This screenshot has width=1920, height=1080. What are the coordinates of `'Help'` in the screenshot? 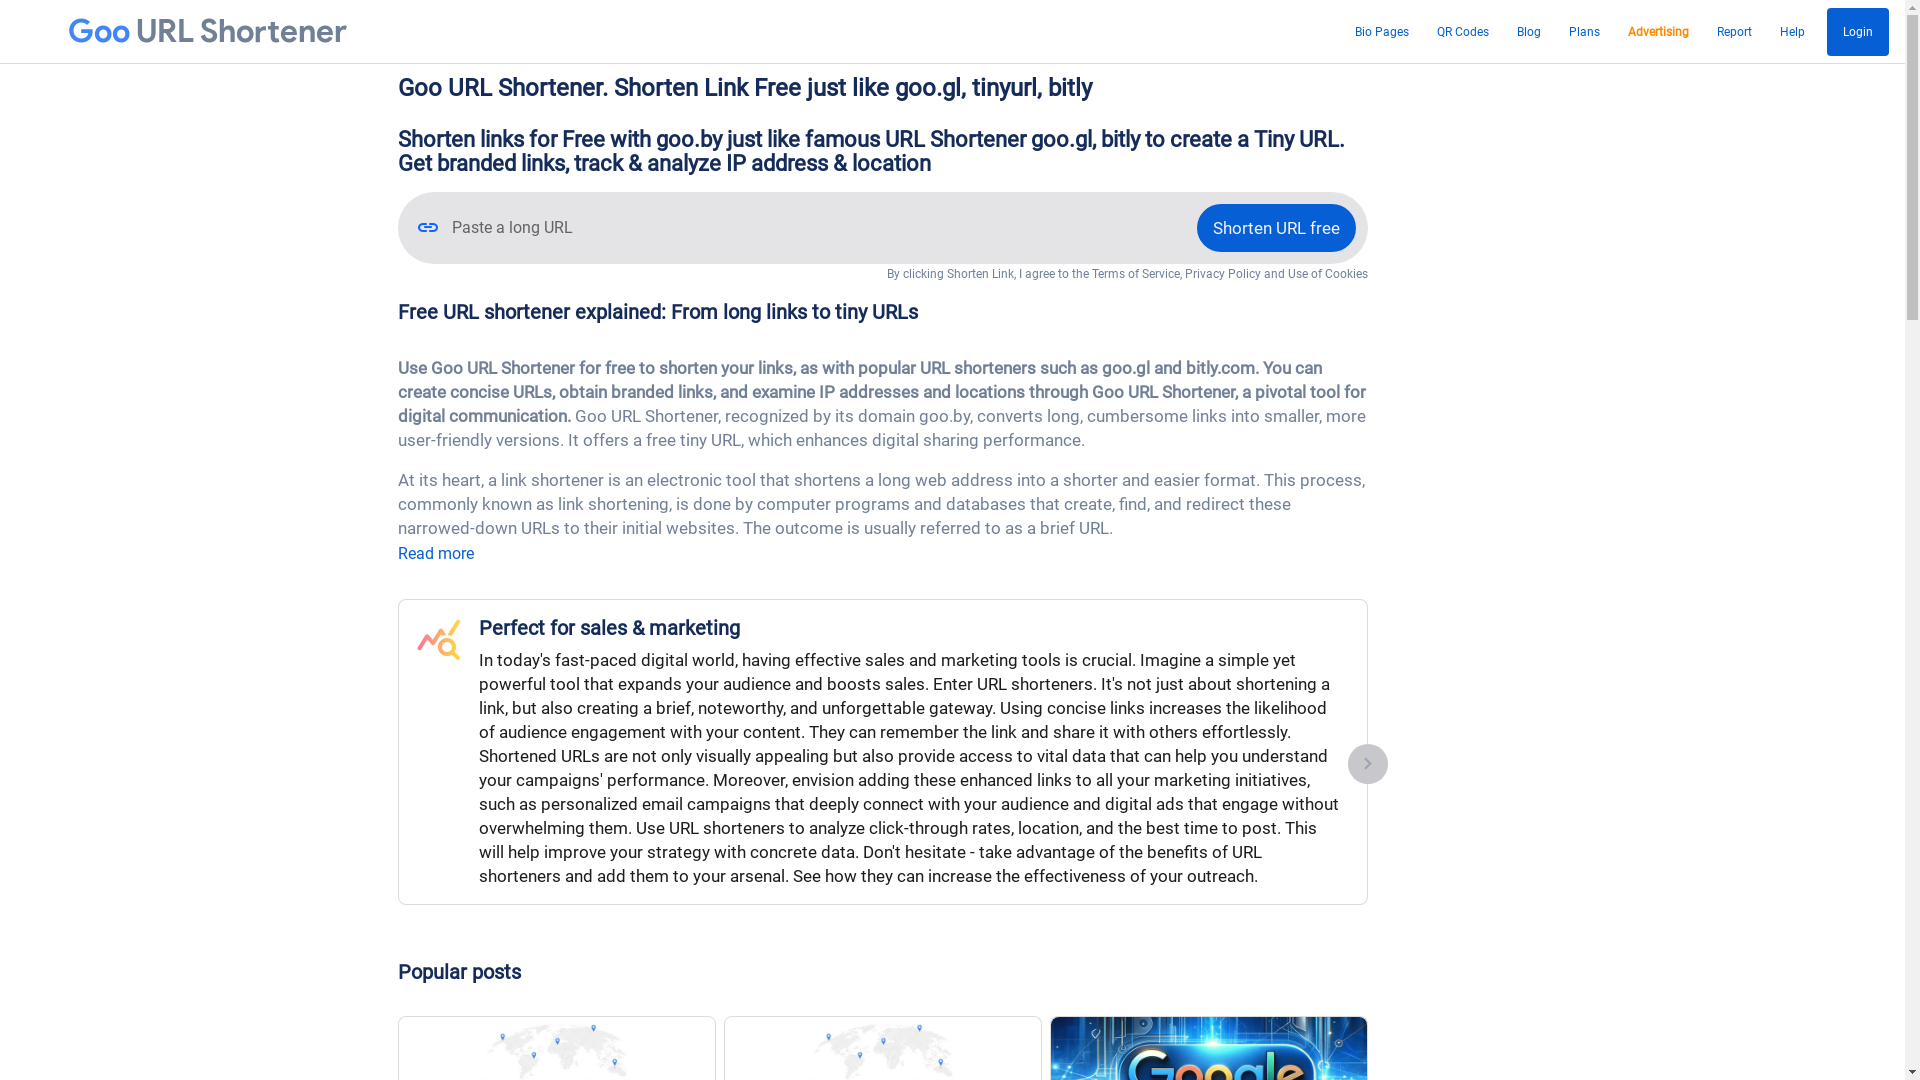 It's located at (1792, 31).